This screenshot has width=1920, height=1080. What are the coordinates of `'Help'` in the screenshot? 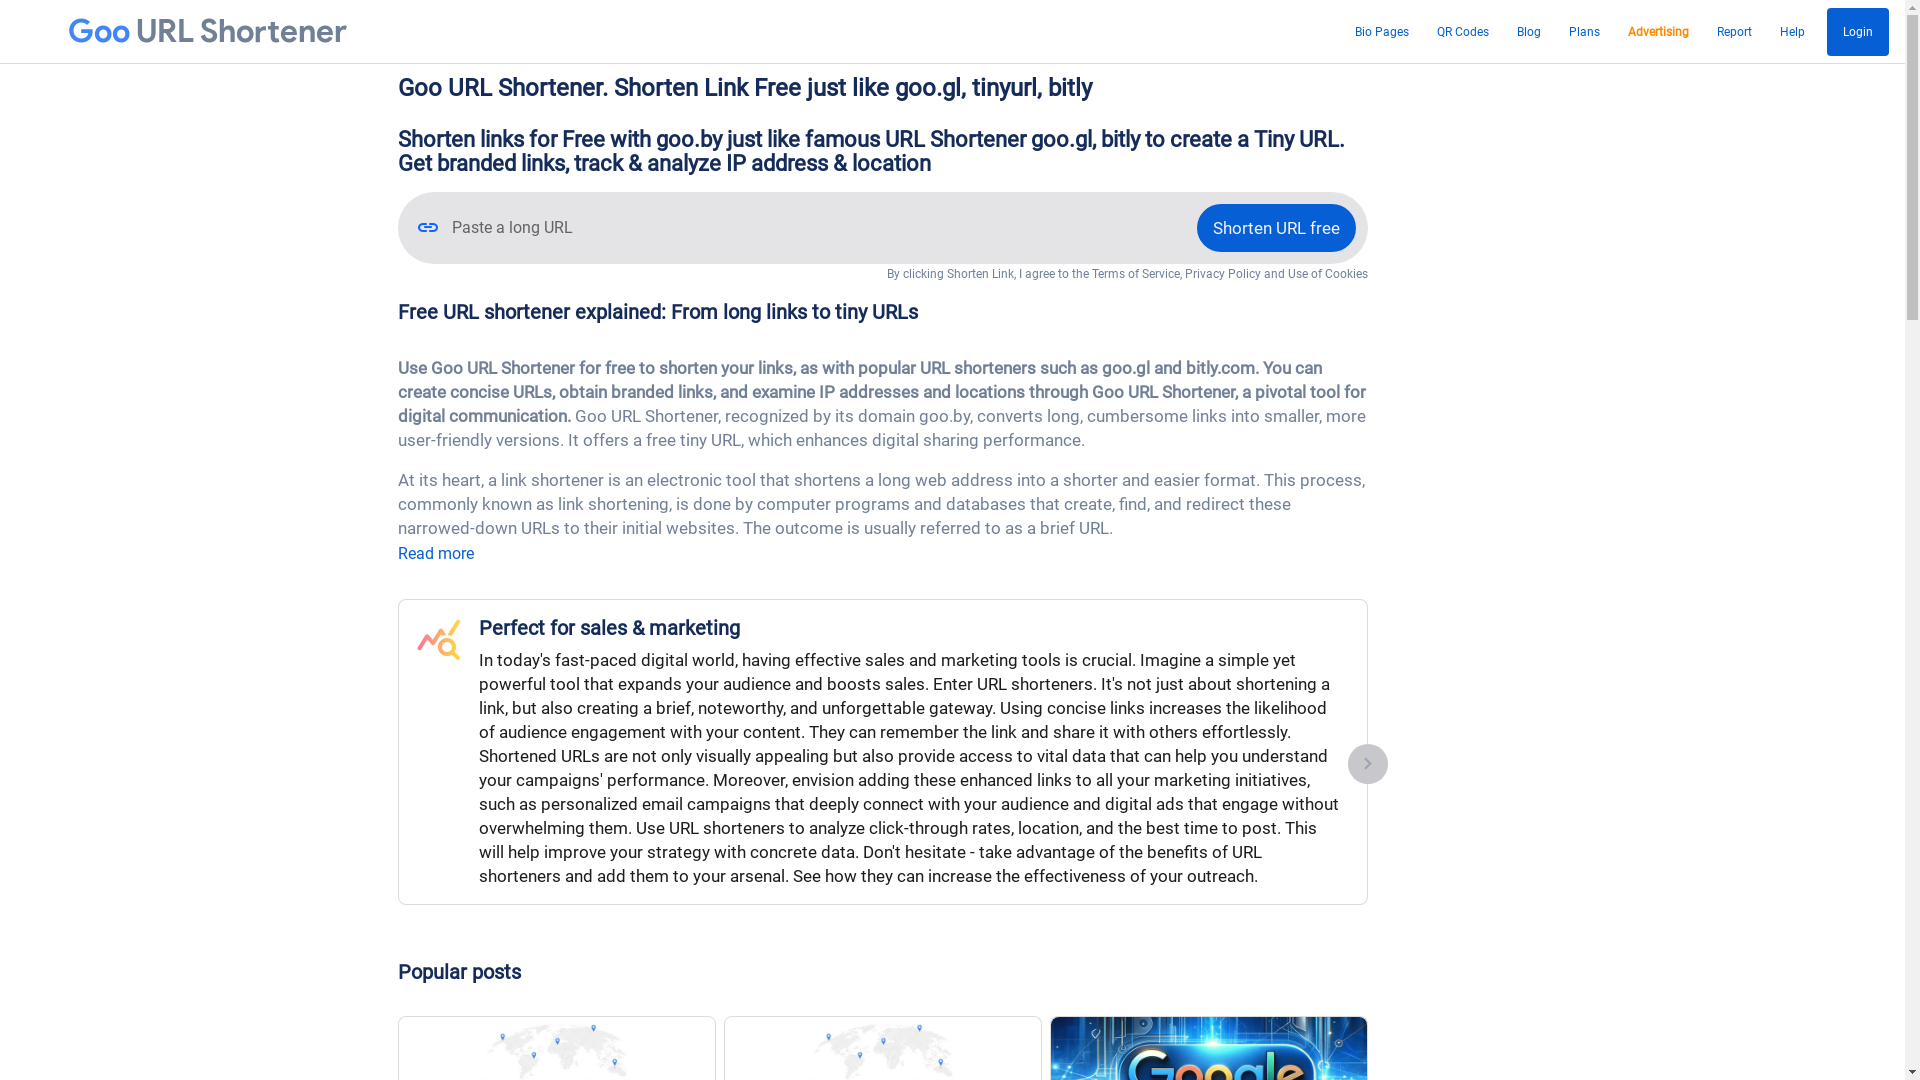 It's located at (1792, 31).